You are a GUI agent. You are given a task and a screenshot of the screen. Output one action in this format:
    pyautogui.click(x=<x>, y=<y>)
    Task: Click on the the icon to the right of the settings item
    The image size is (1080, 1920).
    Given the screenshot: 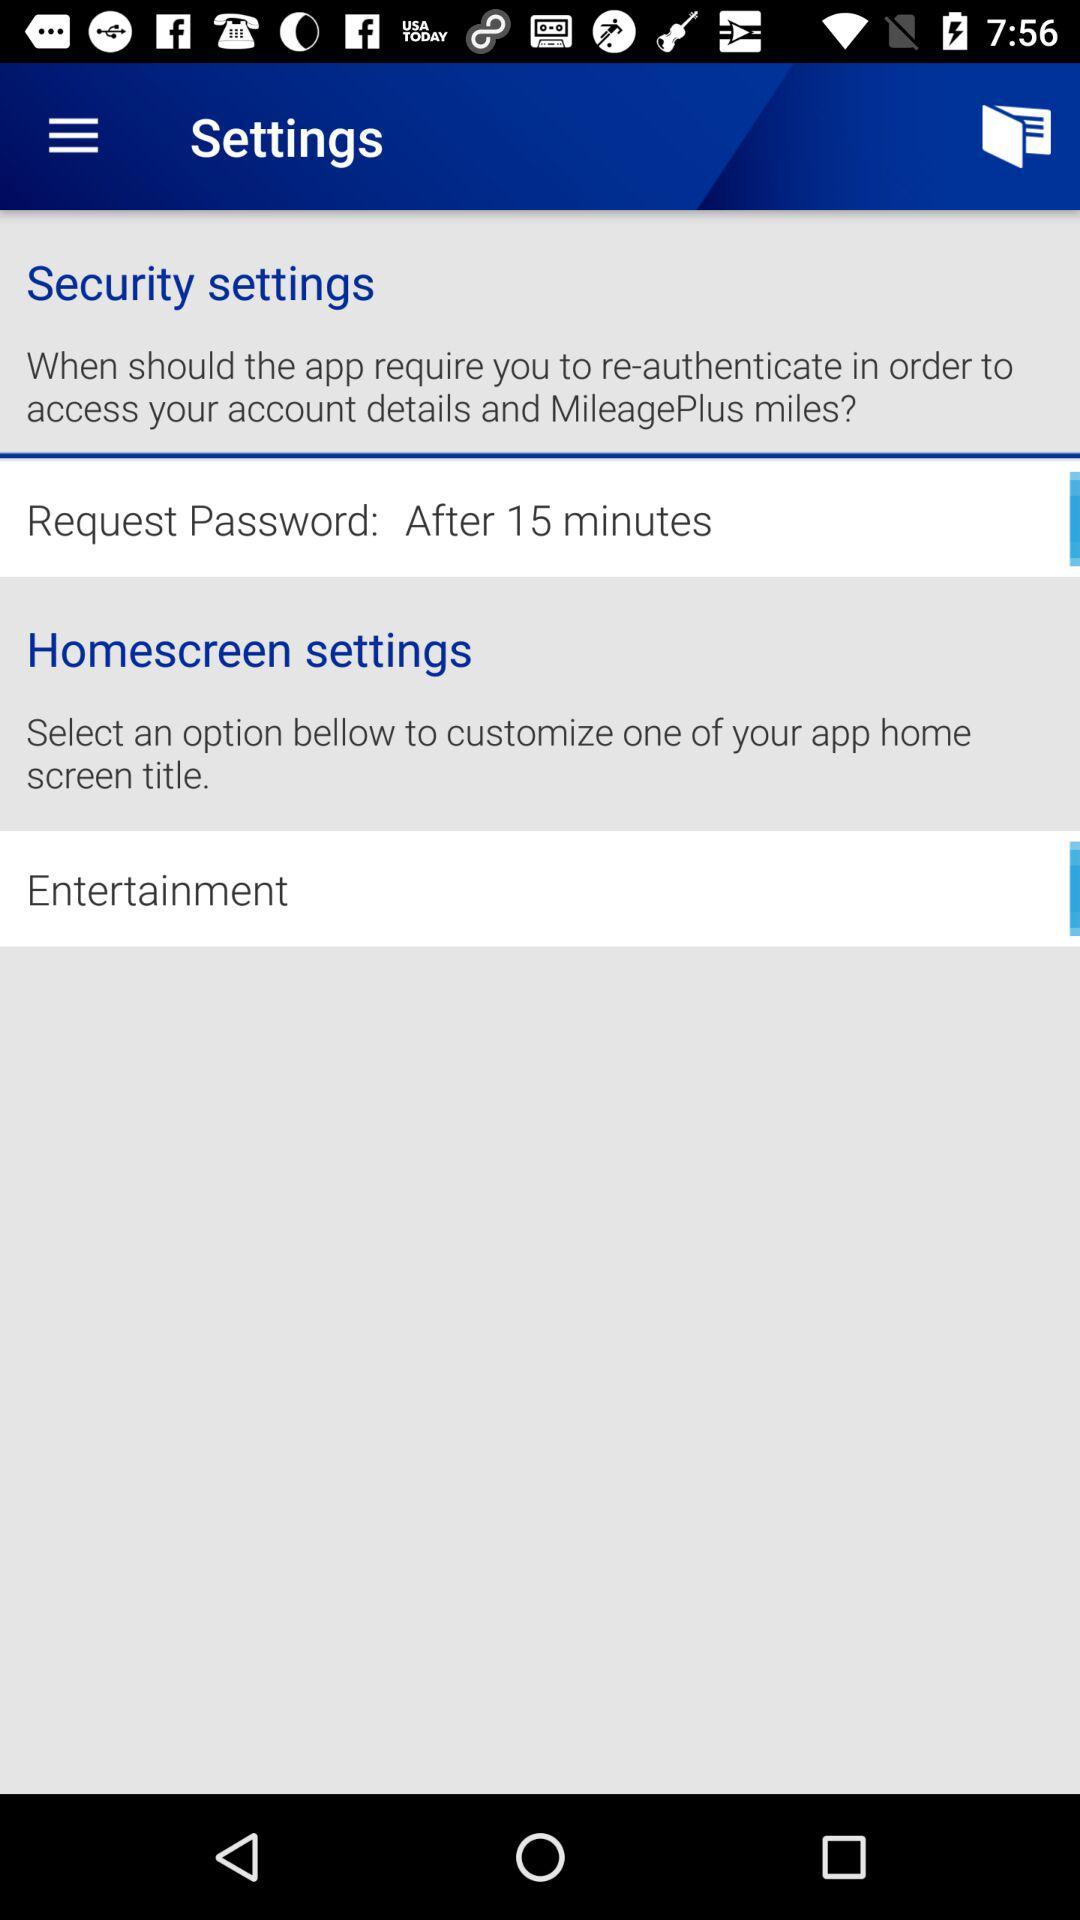 What is the action you would take?
    pyautogui.click(x=1017, y=135)
    